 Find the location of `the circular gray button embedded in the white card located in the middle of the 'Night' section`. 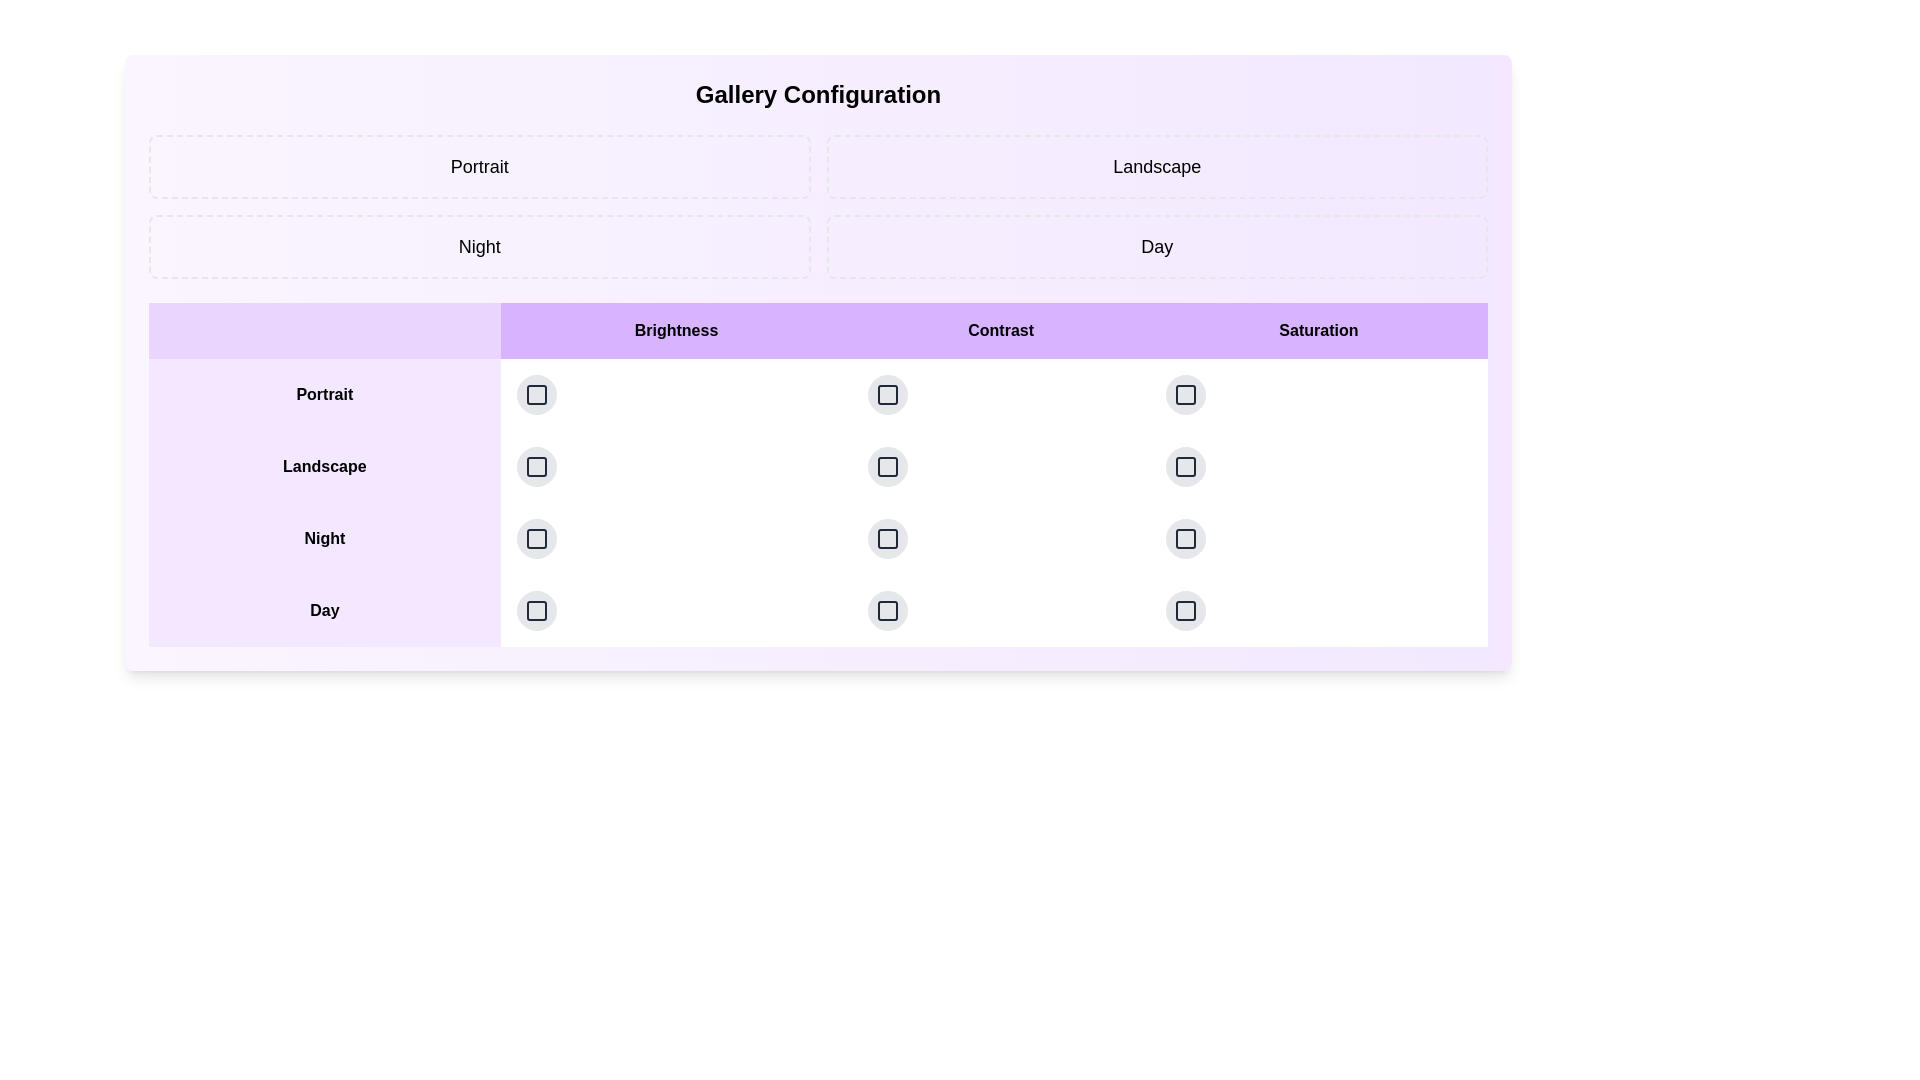

the circular gray button embedded in the white card located in the middle of the 'Night' section is located at coordinates (1001, 538).